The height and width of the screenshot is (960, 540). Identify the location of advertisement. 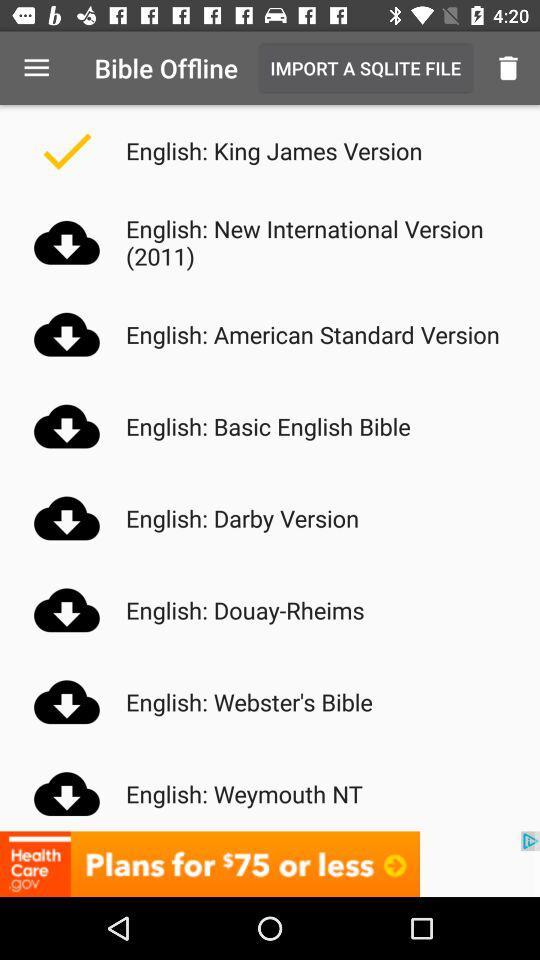
(270, 863).